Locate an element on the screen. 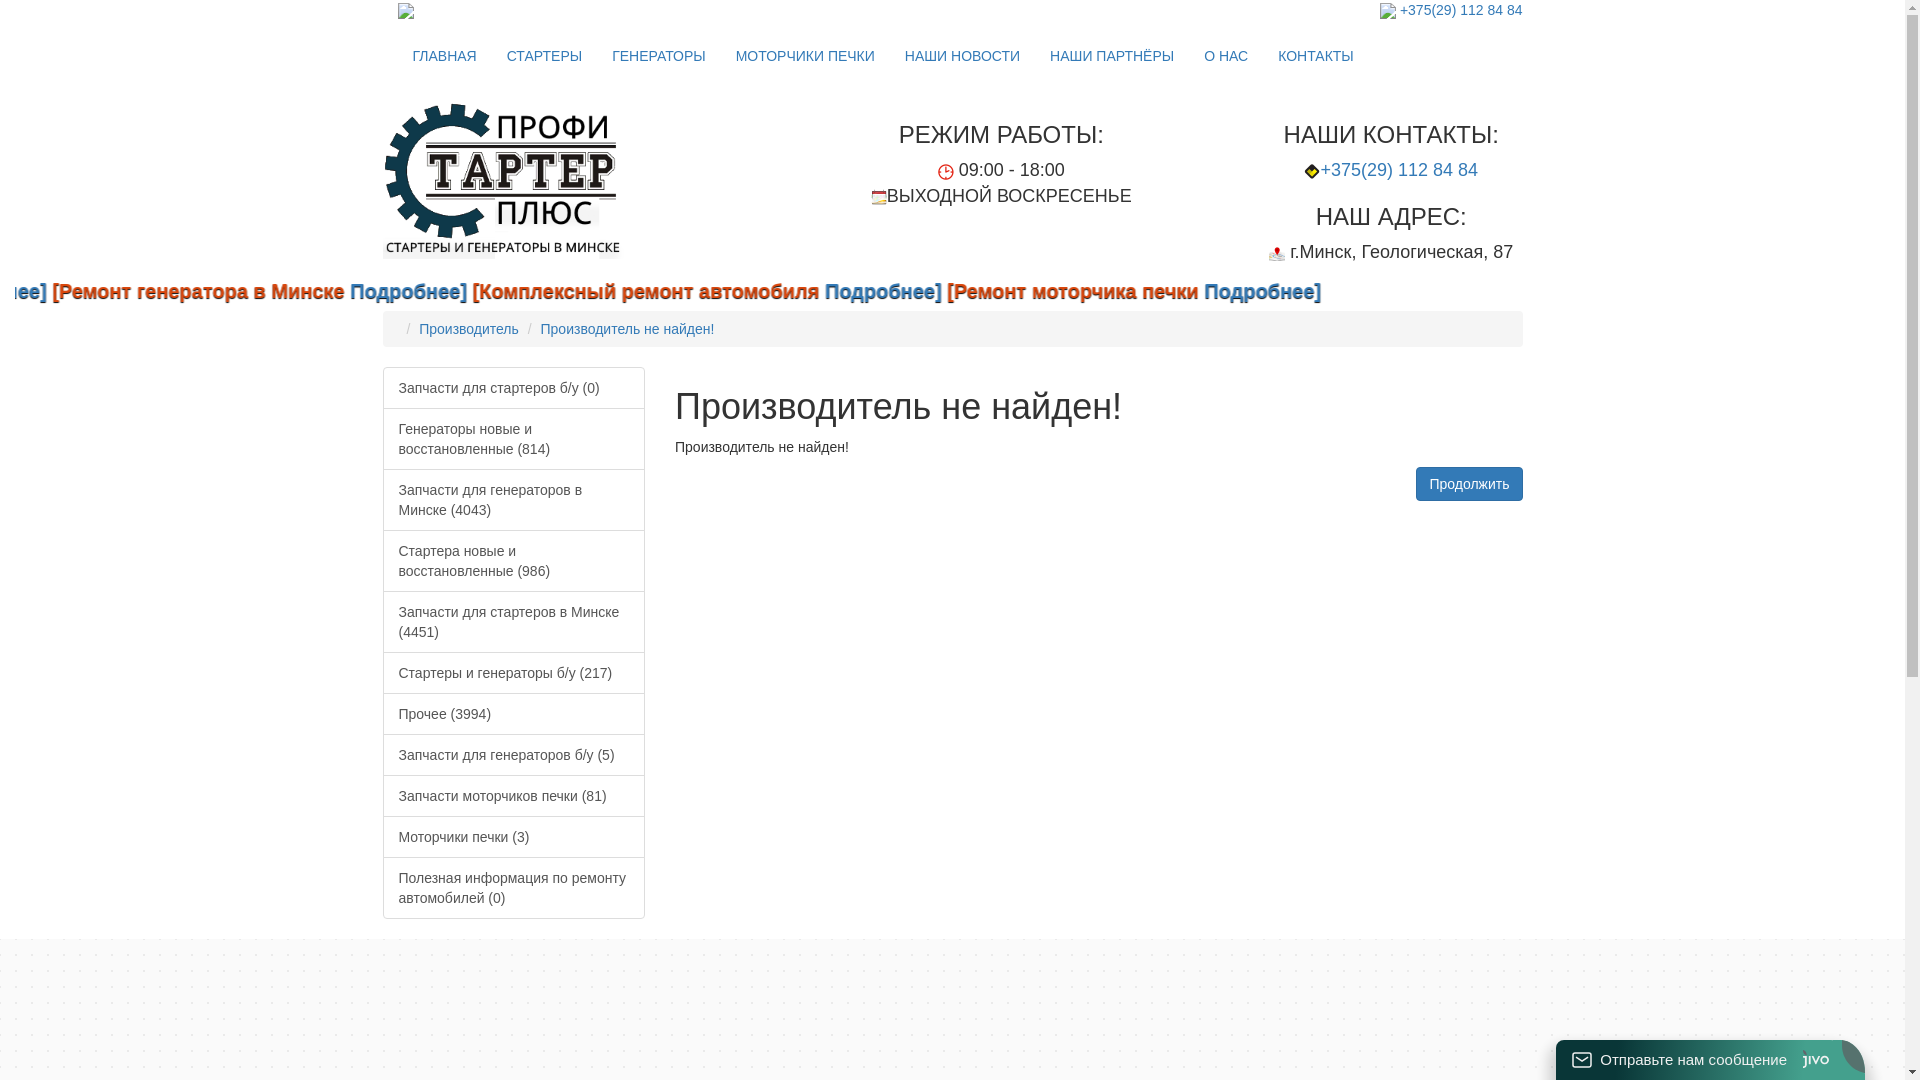 The width and height of the screenshot is (1920, 1080). '+375(29) 112 84 84' is located at coordinates (1461, 10).